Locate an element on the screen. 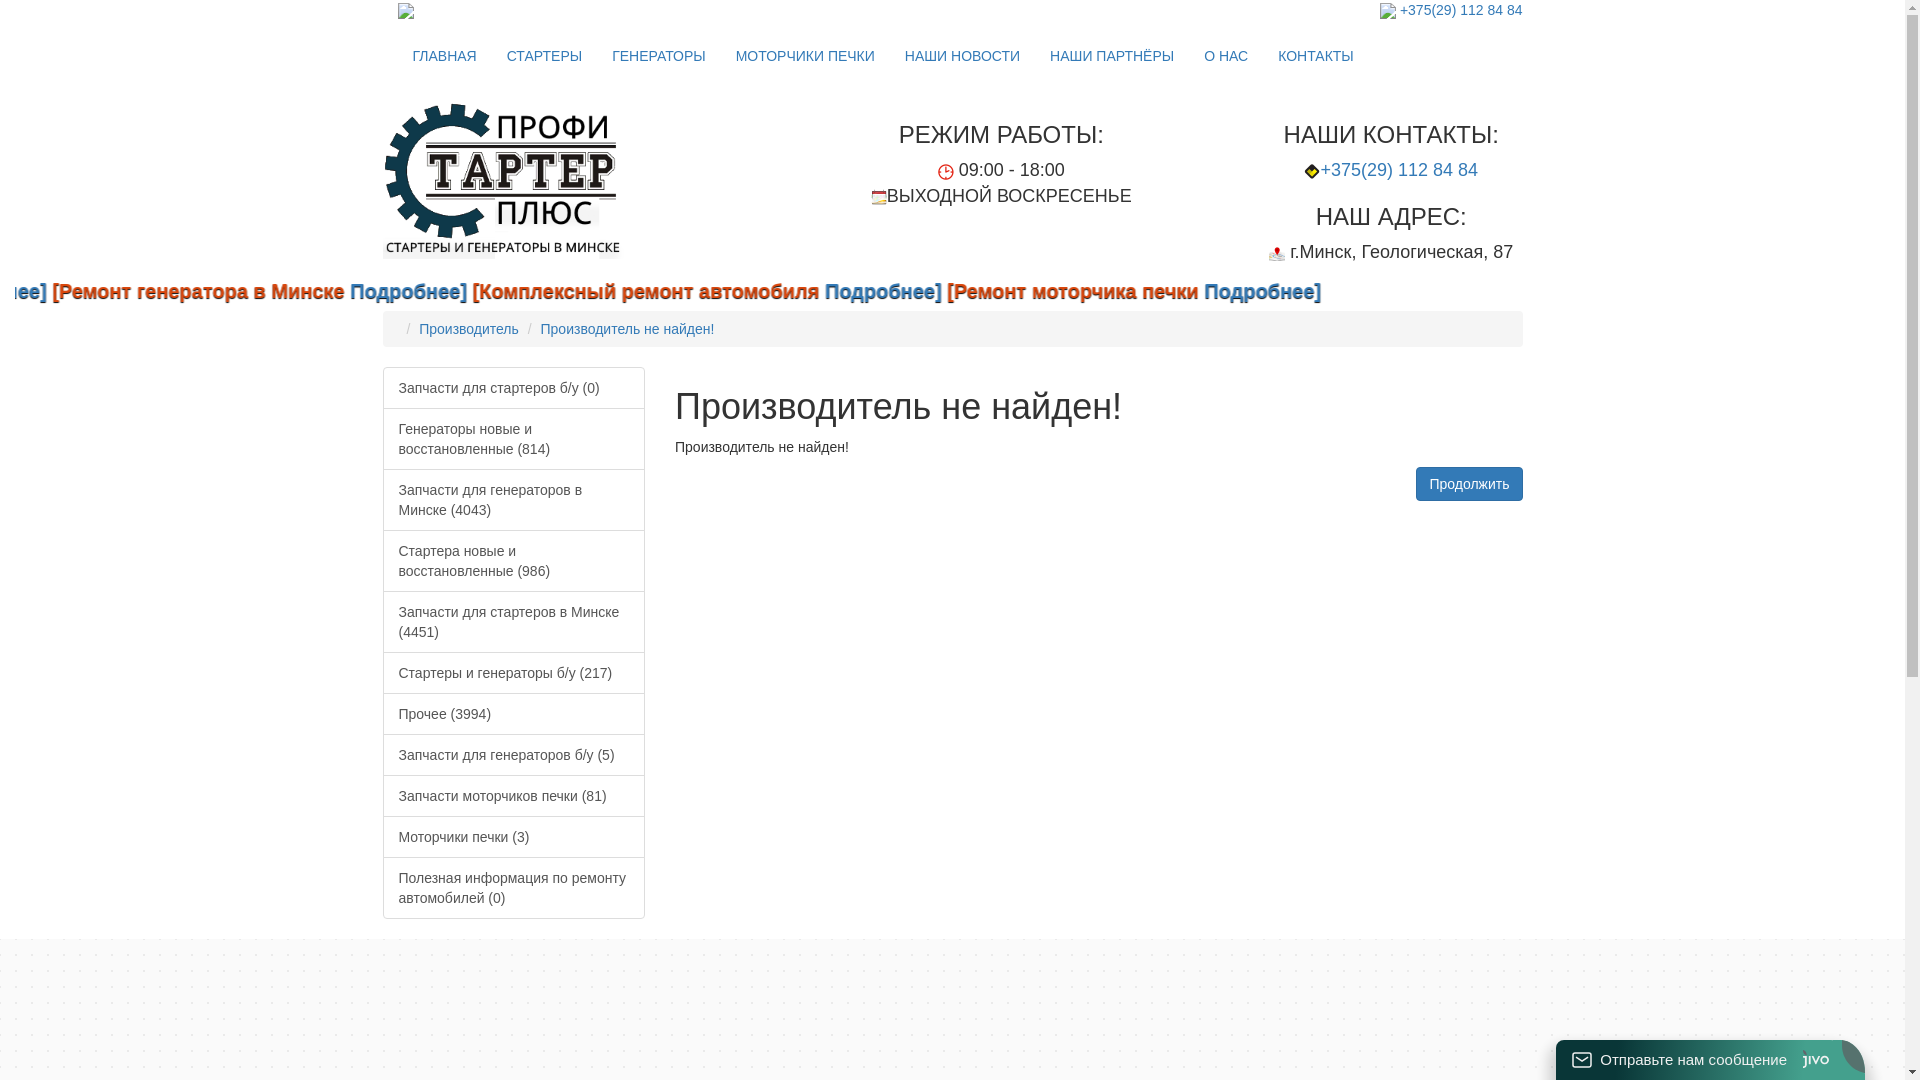 The width and height of the screenshot is (1920, 1080). '+375(29) 112 84 84' is located at coordinates (1461, 10).